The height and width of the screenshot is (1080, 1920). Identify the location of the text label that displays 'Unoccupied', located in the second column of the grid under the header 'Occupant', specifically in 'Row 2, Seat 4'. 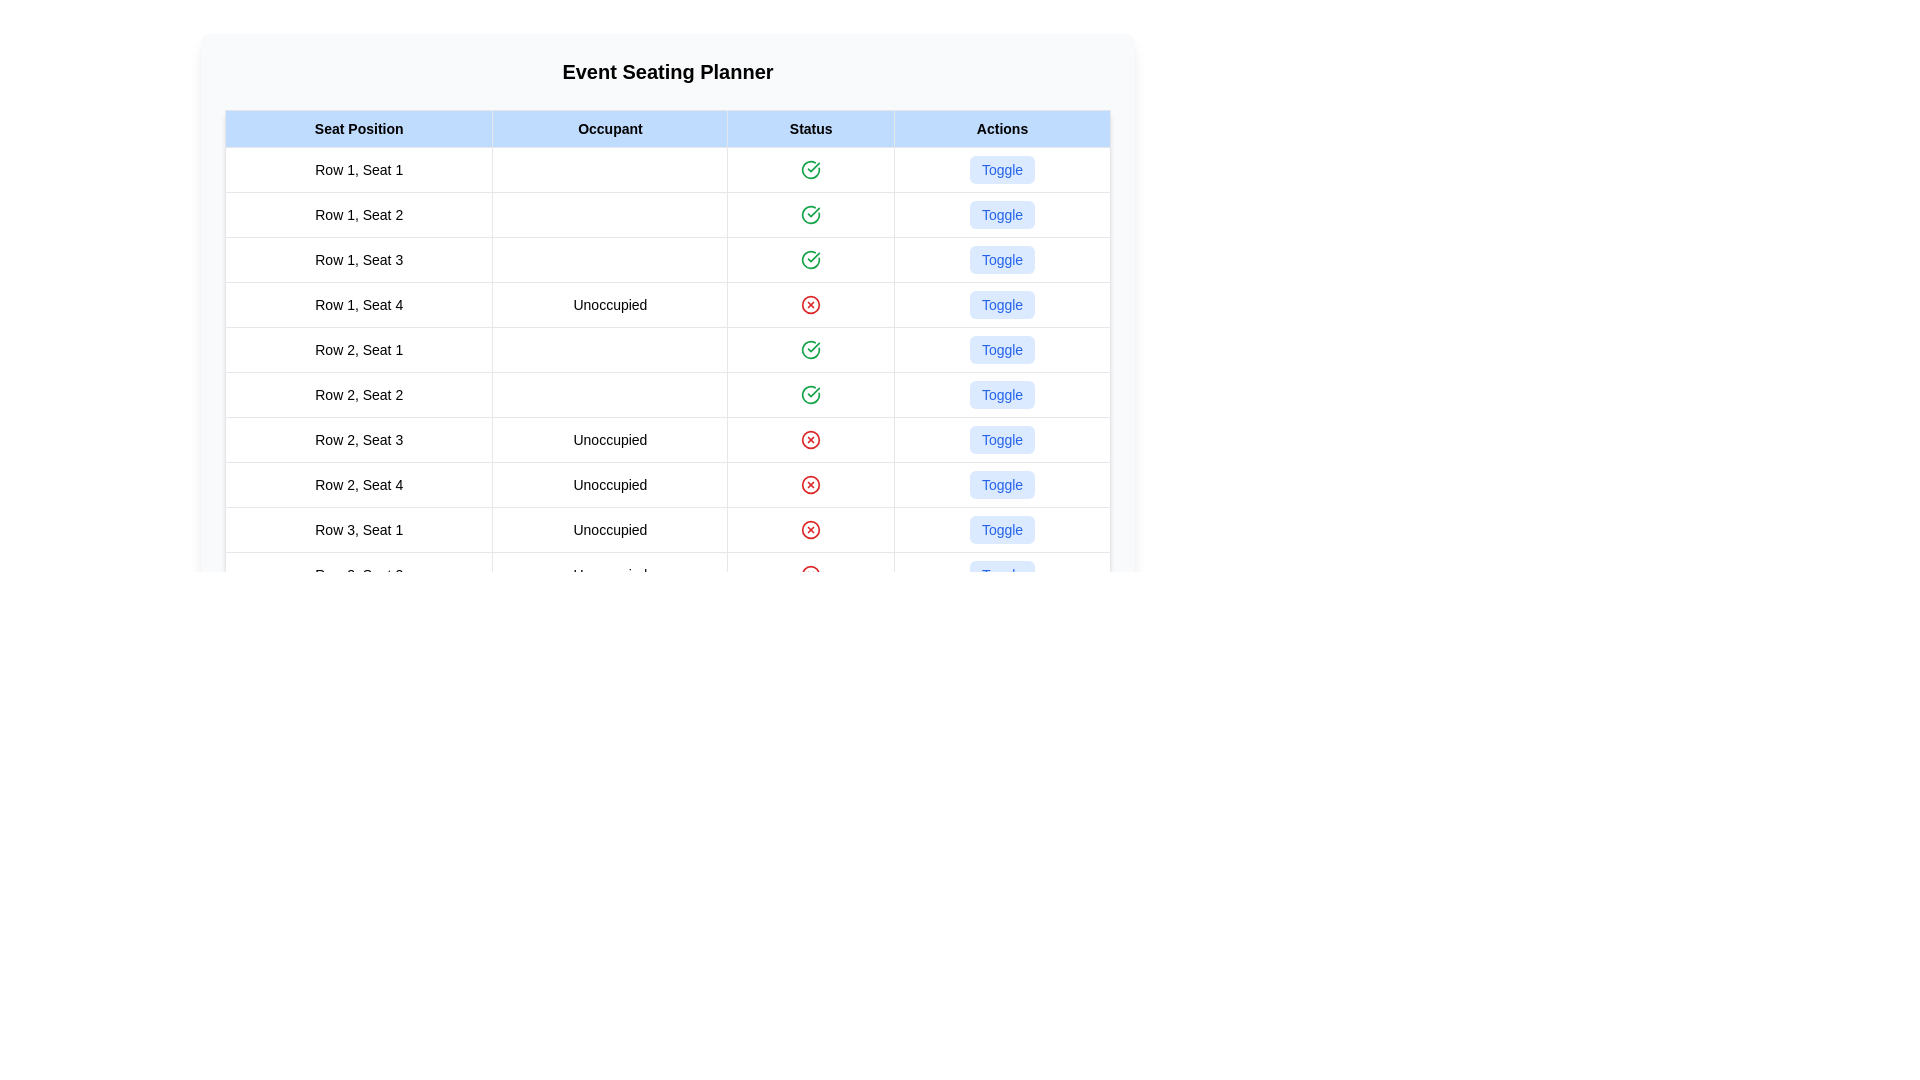
(609, 485).